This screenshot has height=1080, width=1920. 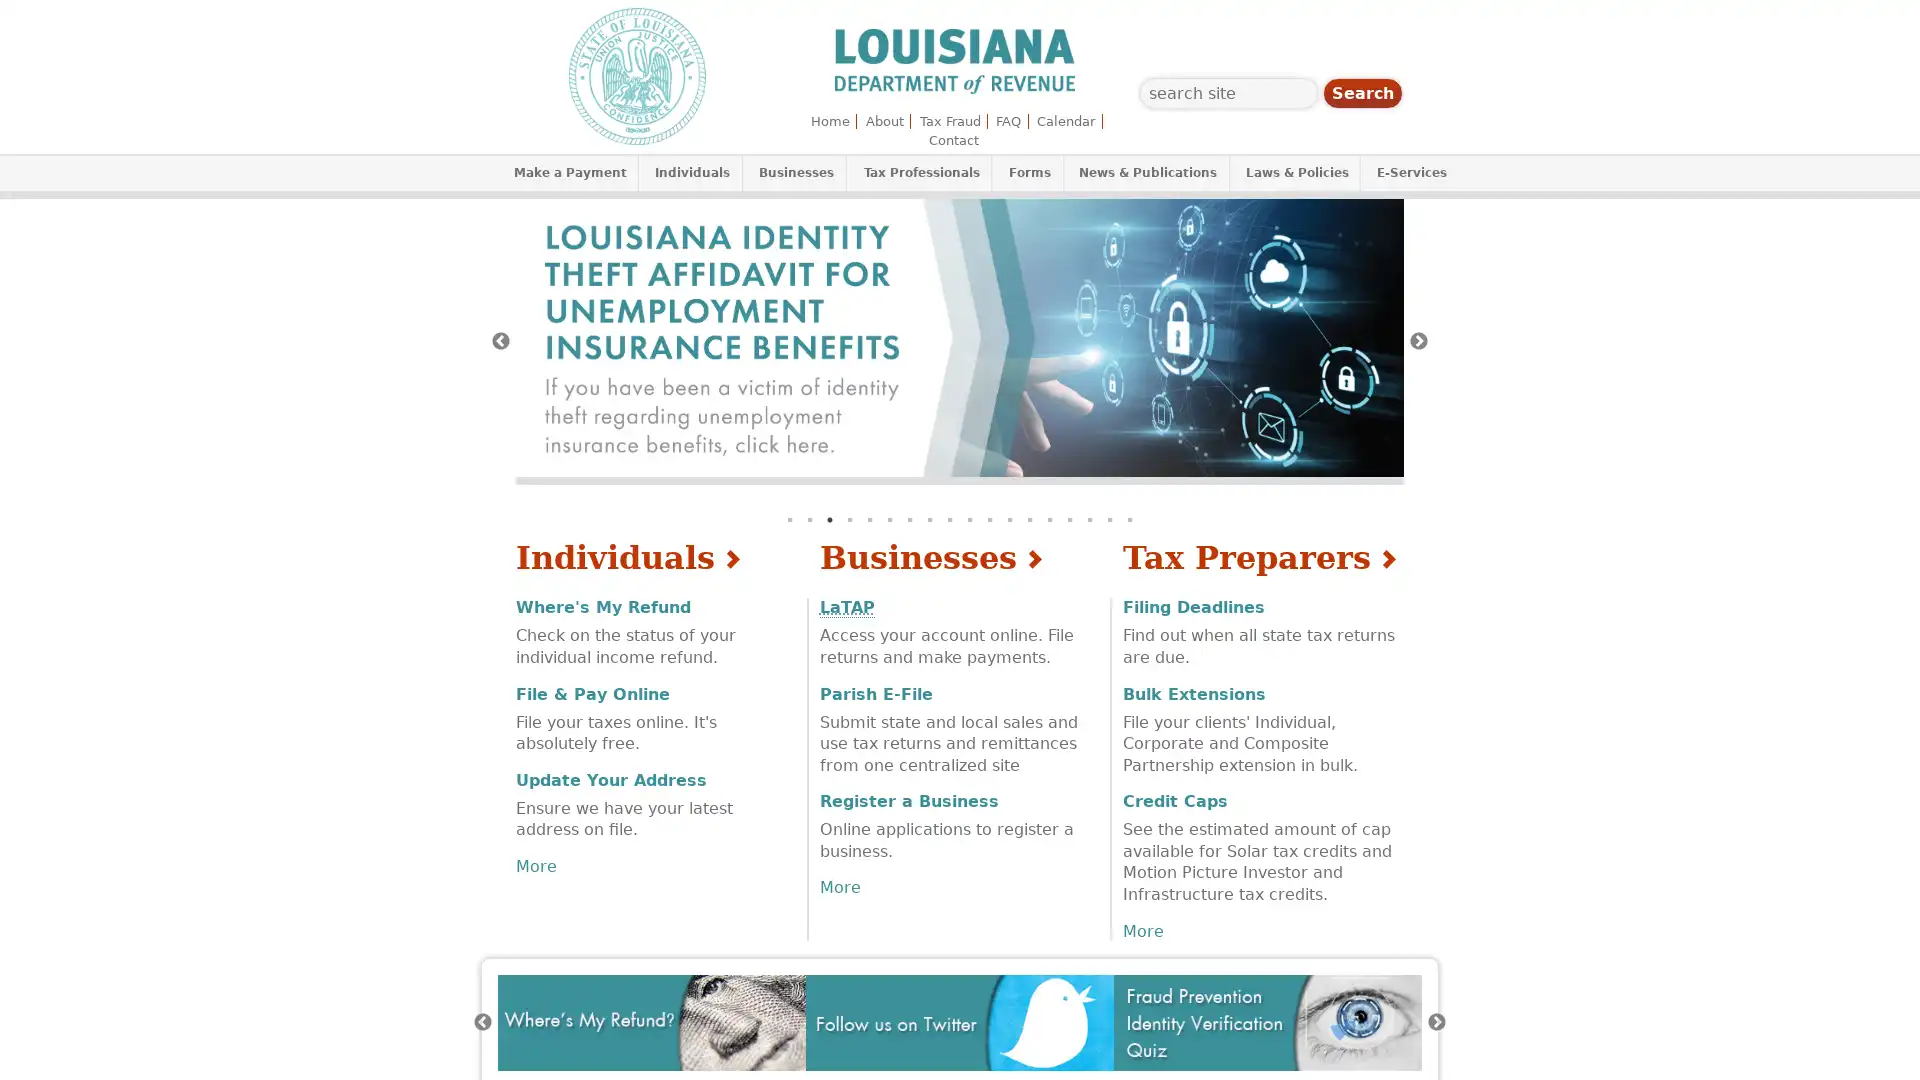 I want to click on 8, so click(x=929, y=519).